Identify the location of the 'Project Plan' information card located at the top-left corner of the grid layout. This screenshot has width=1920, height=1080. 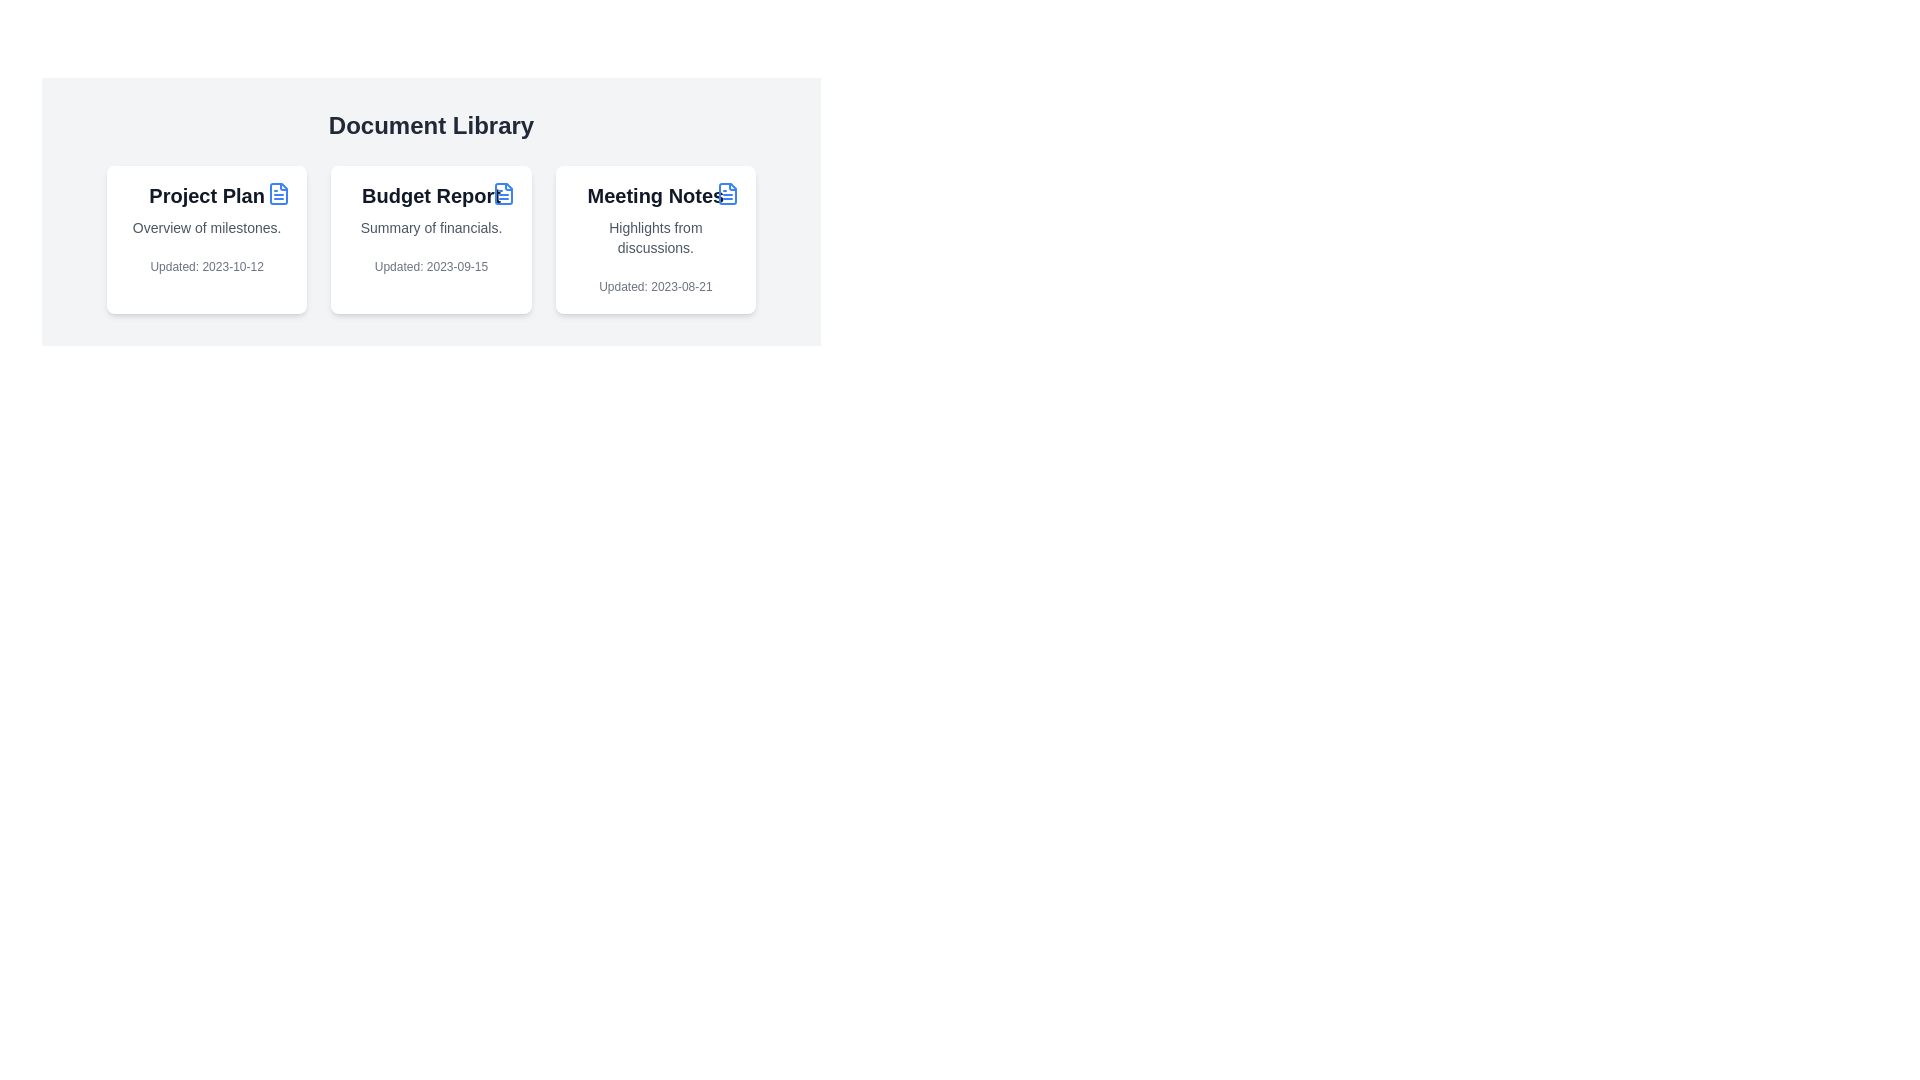
(206, 238).